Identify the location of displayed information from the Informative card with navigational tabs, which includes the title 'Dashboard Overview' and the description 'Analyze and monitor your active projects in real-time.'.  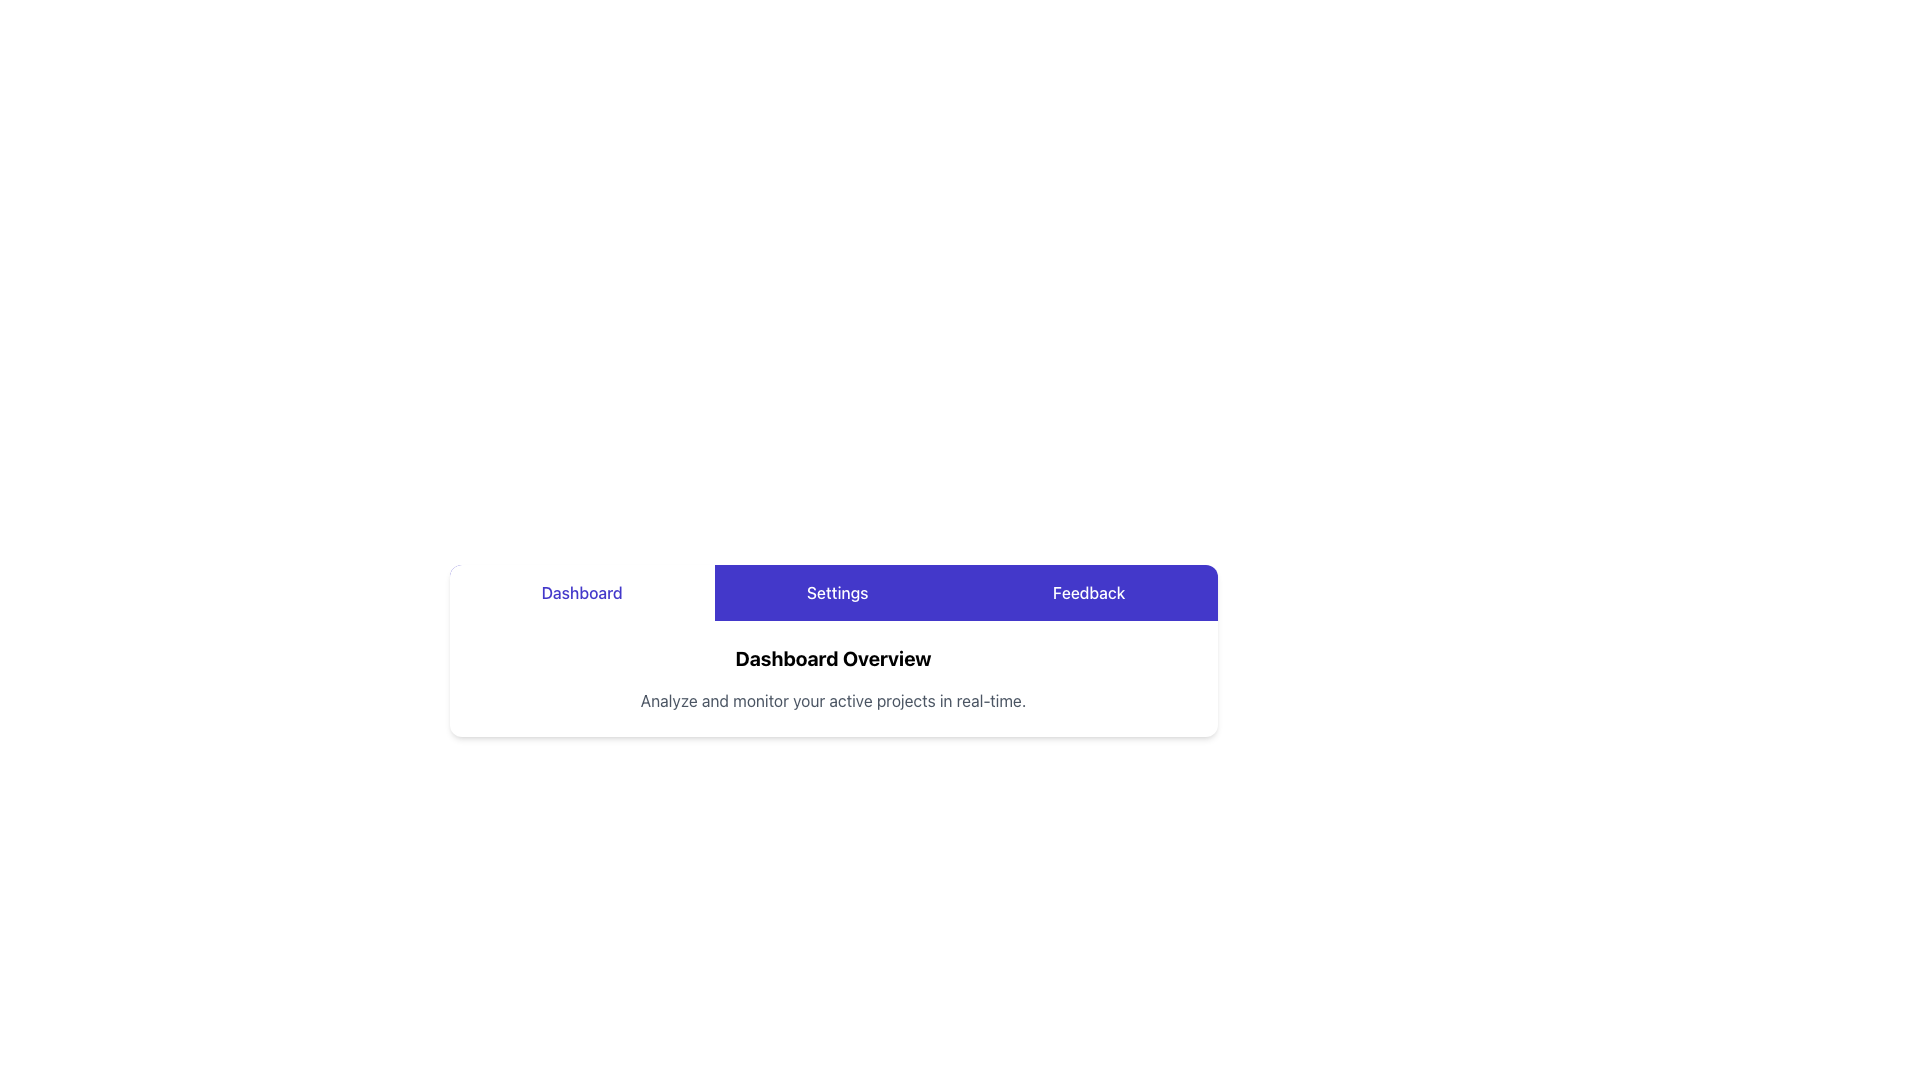
(833, 651).